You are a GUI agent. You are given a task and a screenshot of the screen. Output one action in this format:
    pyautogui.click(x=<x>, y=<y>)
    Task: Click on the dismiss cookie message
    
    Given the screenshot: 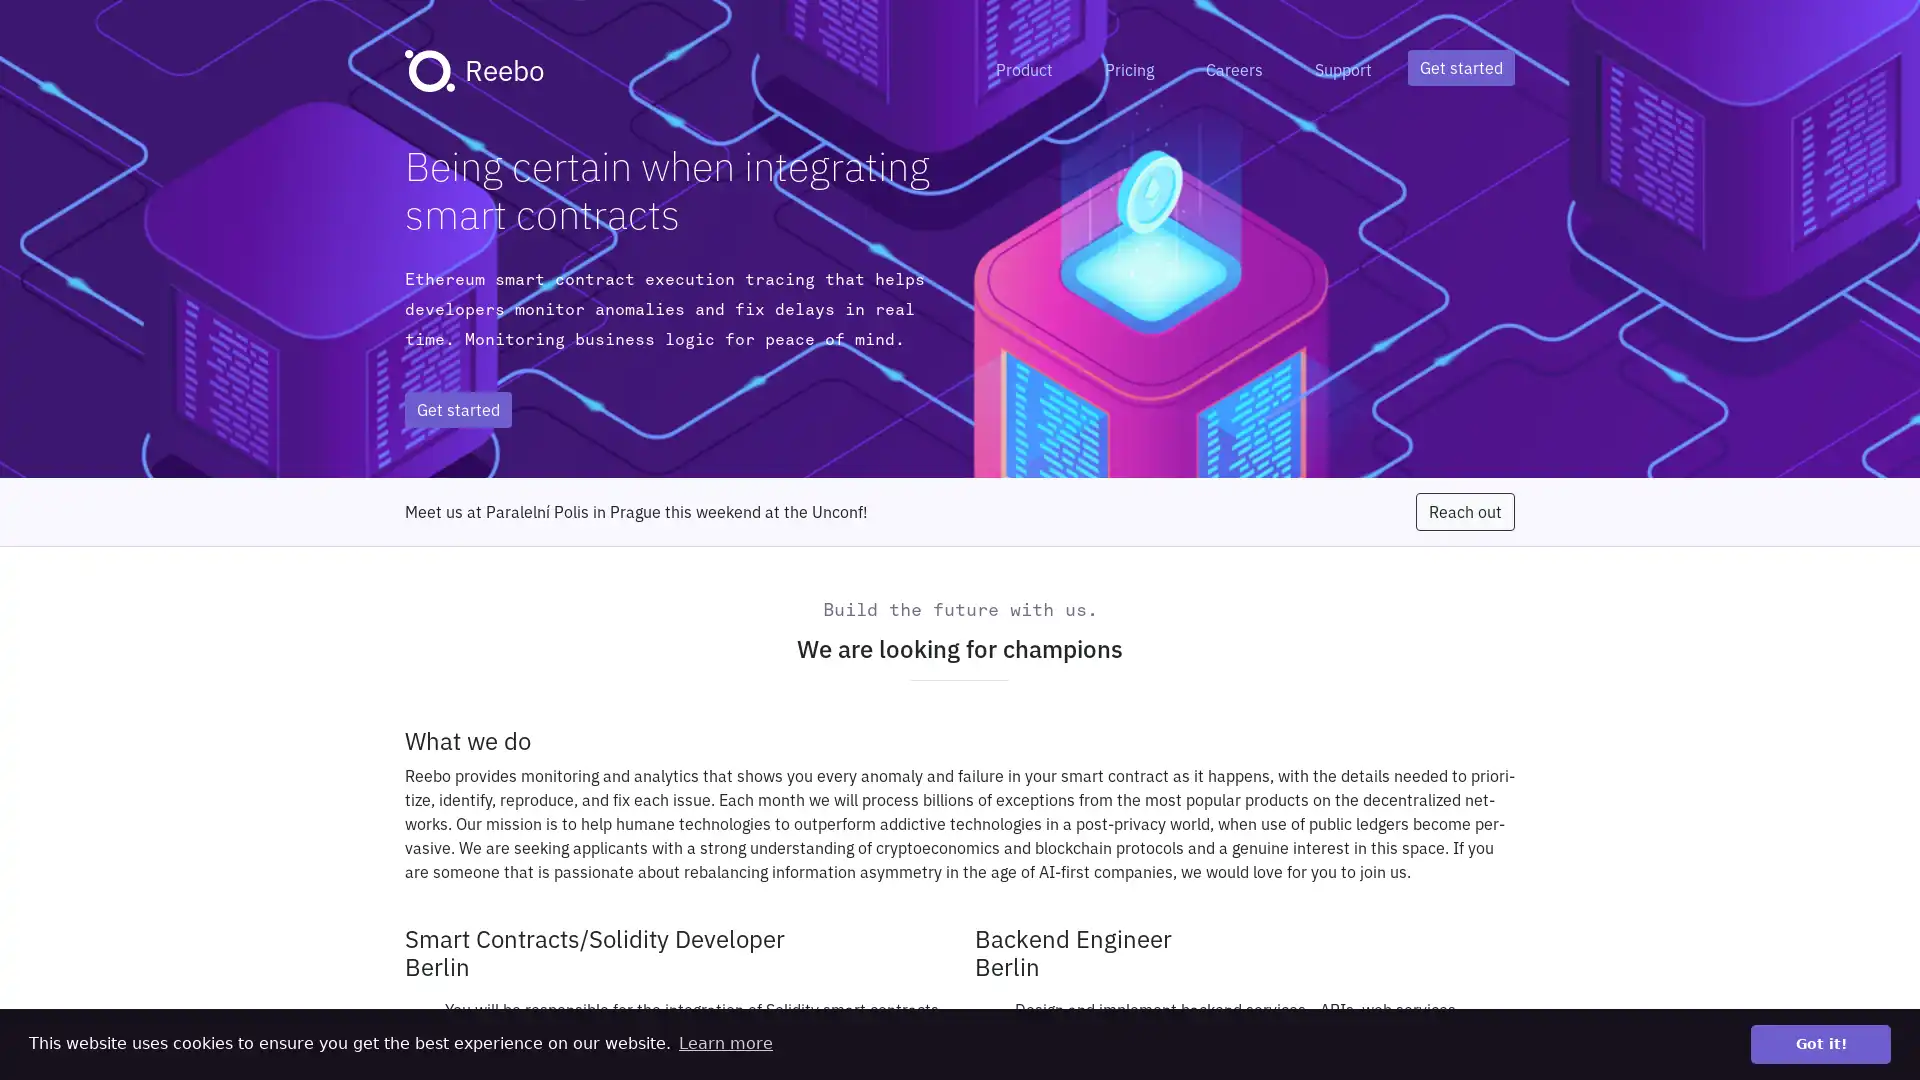 What is the action you would take?
    pyautogui.click(x=1820, y=1043)
    